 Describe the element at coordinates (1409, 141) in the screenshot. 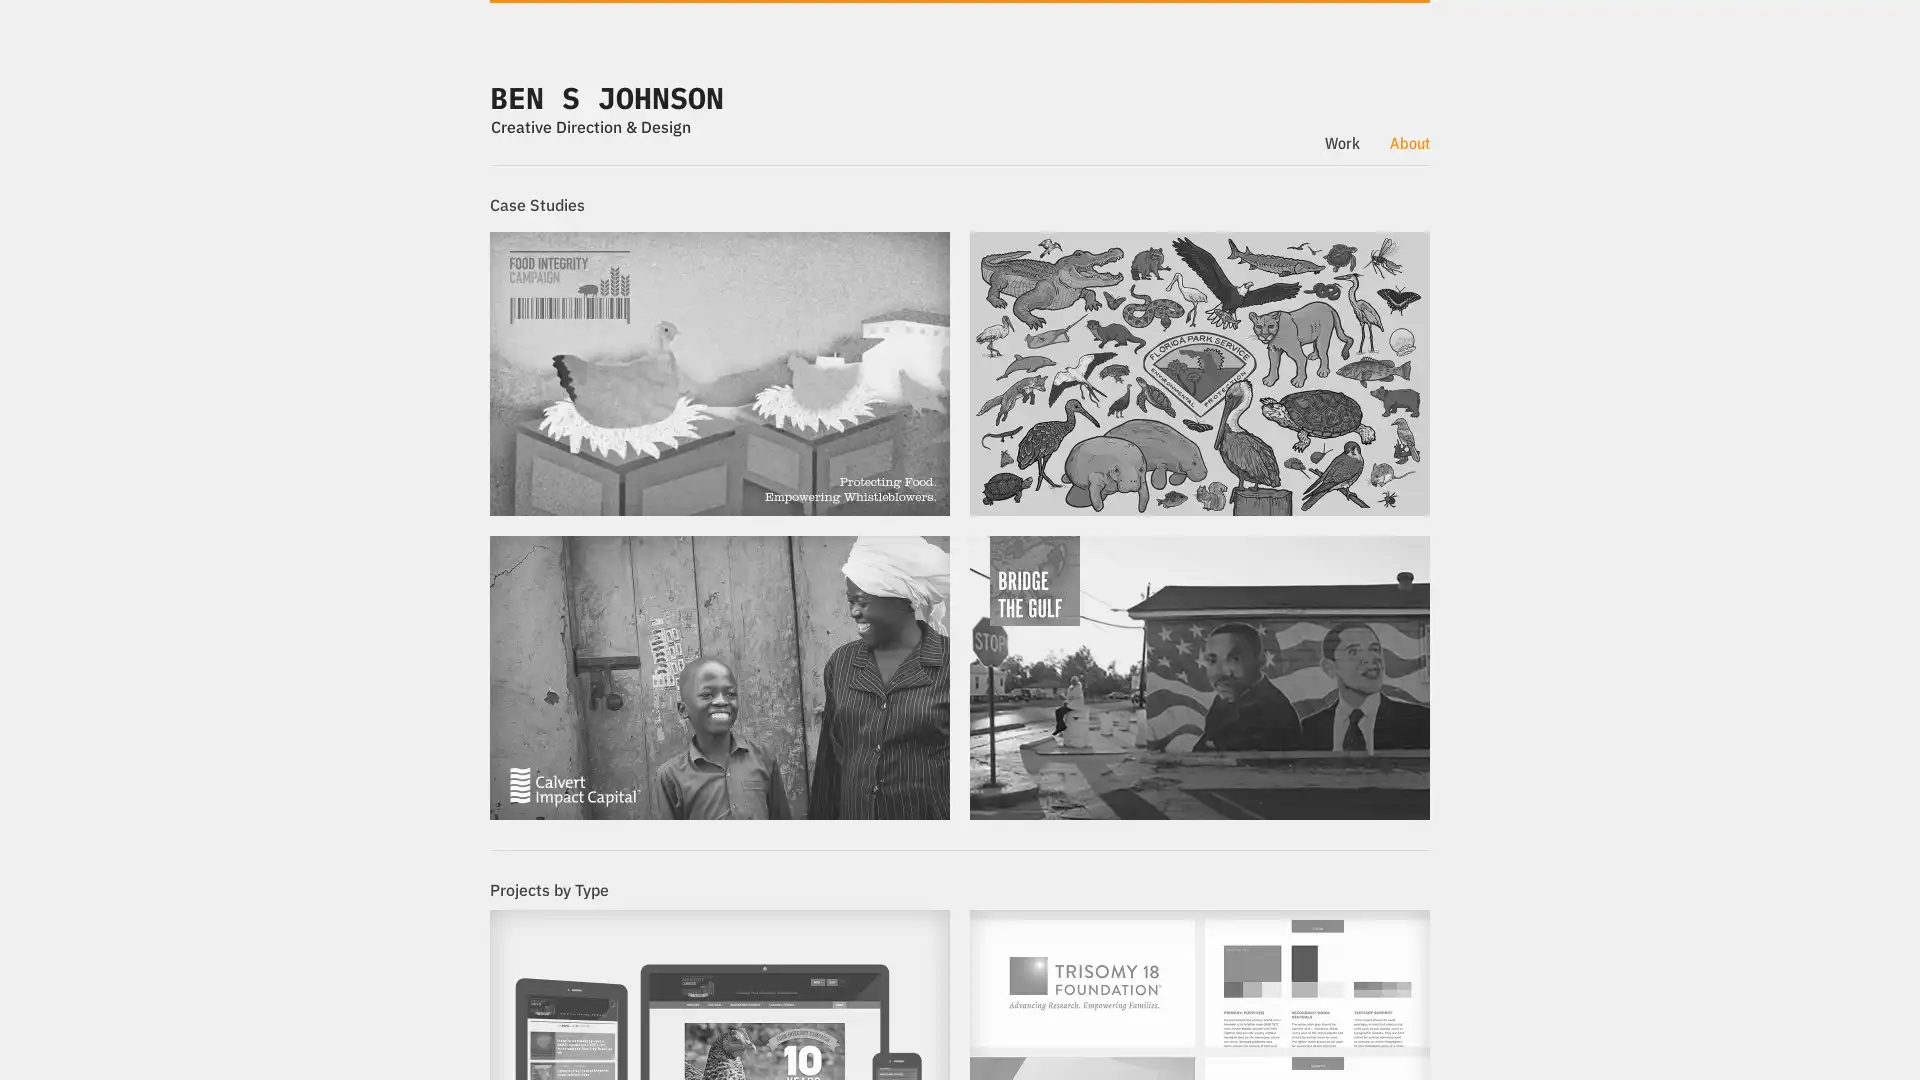

I see `About` at that location.